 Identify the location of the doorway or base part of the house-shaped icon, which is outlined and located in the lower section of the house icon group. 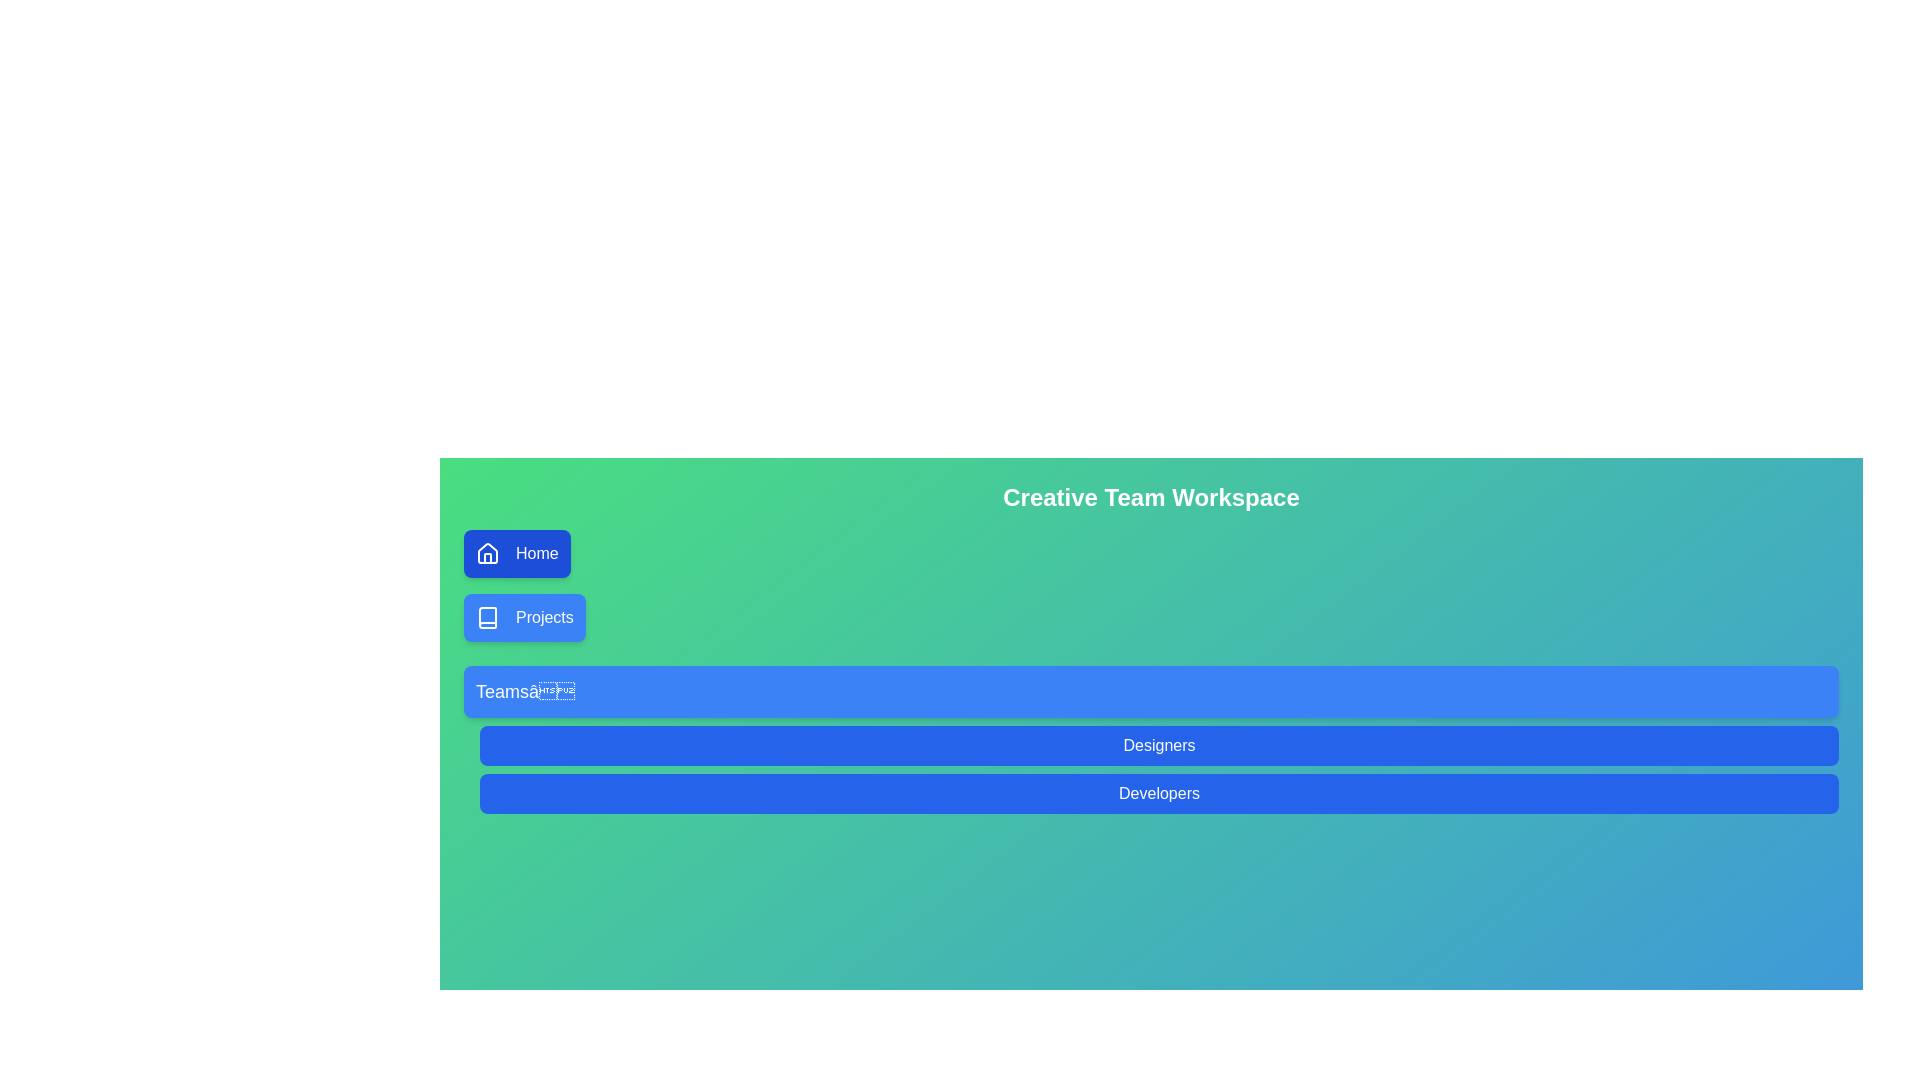
(488, 558).